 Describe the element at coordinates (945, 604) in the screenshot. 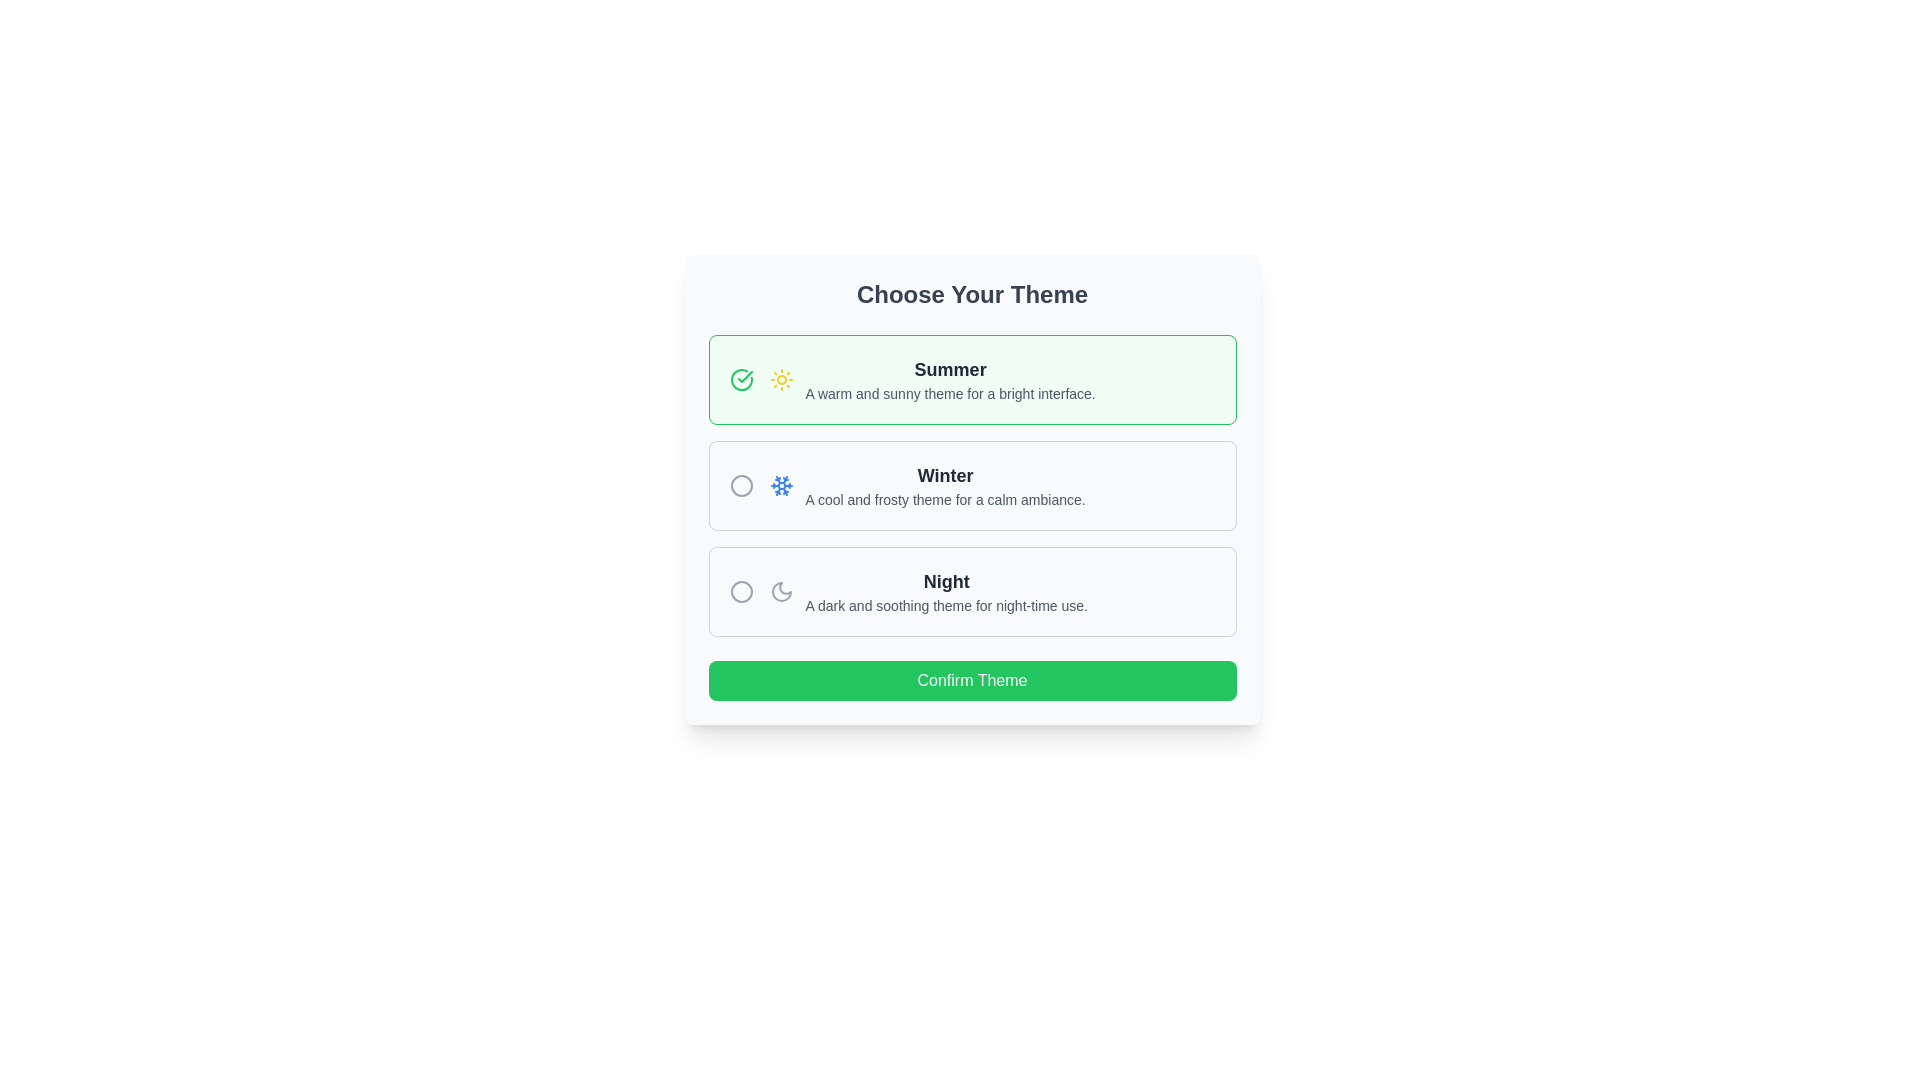

I see `the descriptive text element that states 'A dark and soothing theme for night-time use.' which is located beneath the heading 'Night' within a card layout` at that location.